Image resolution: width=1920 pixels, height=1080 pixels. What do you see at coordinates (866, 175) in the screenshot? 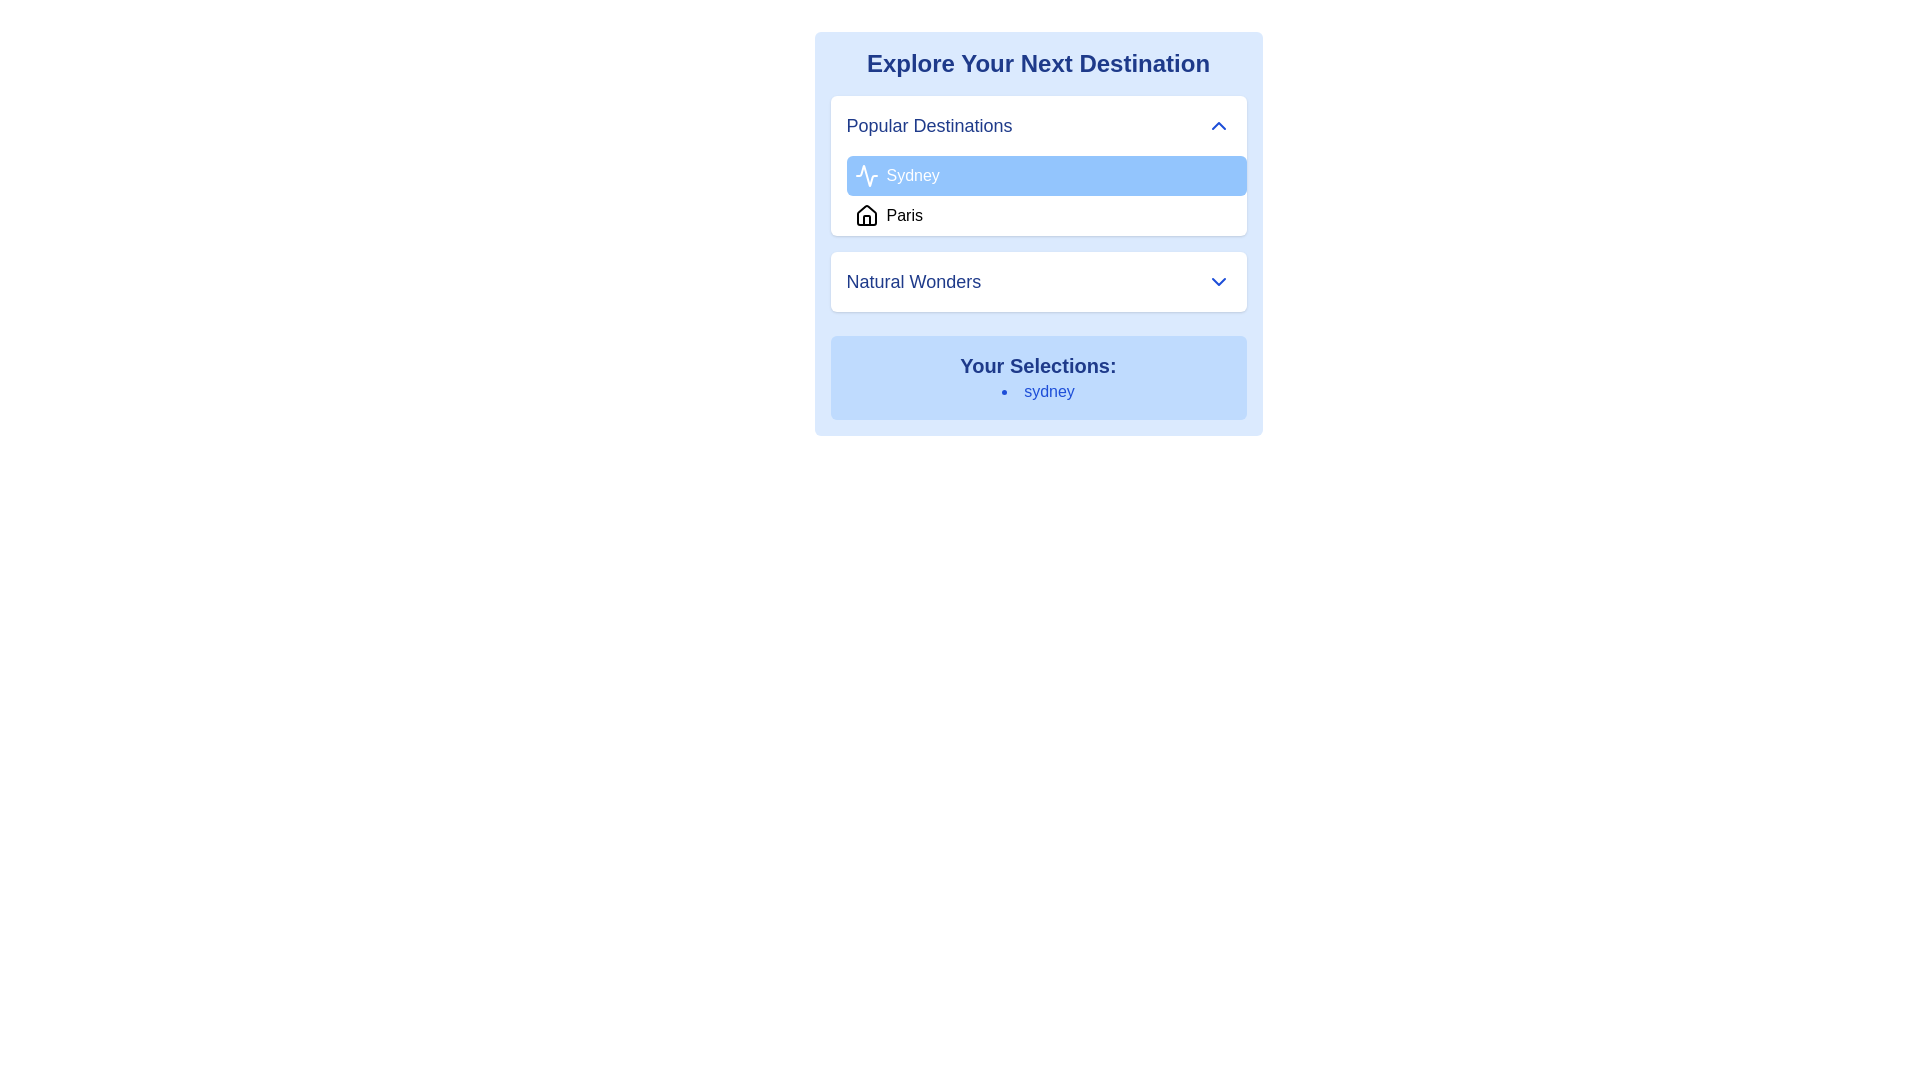
I see `the graphical icon that serves as a visual indicator related to the 'Sydney' selection, located to the left of the 'Sydney' label in the 'Popular Destinations' section` at bounding box center [866, 175].